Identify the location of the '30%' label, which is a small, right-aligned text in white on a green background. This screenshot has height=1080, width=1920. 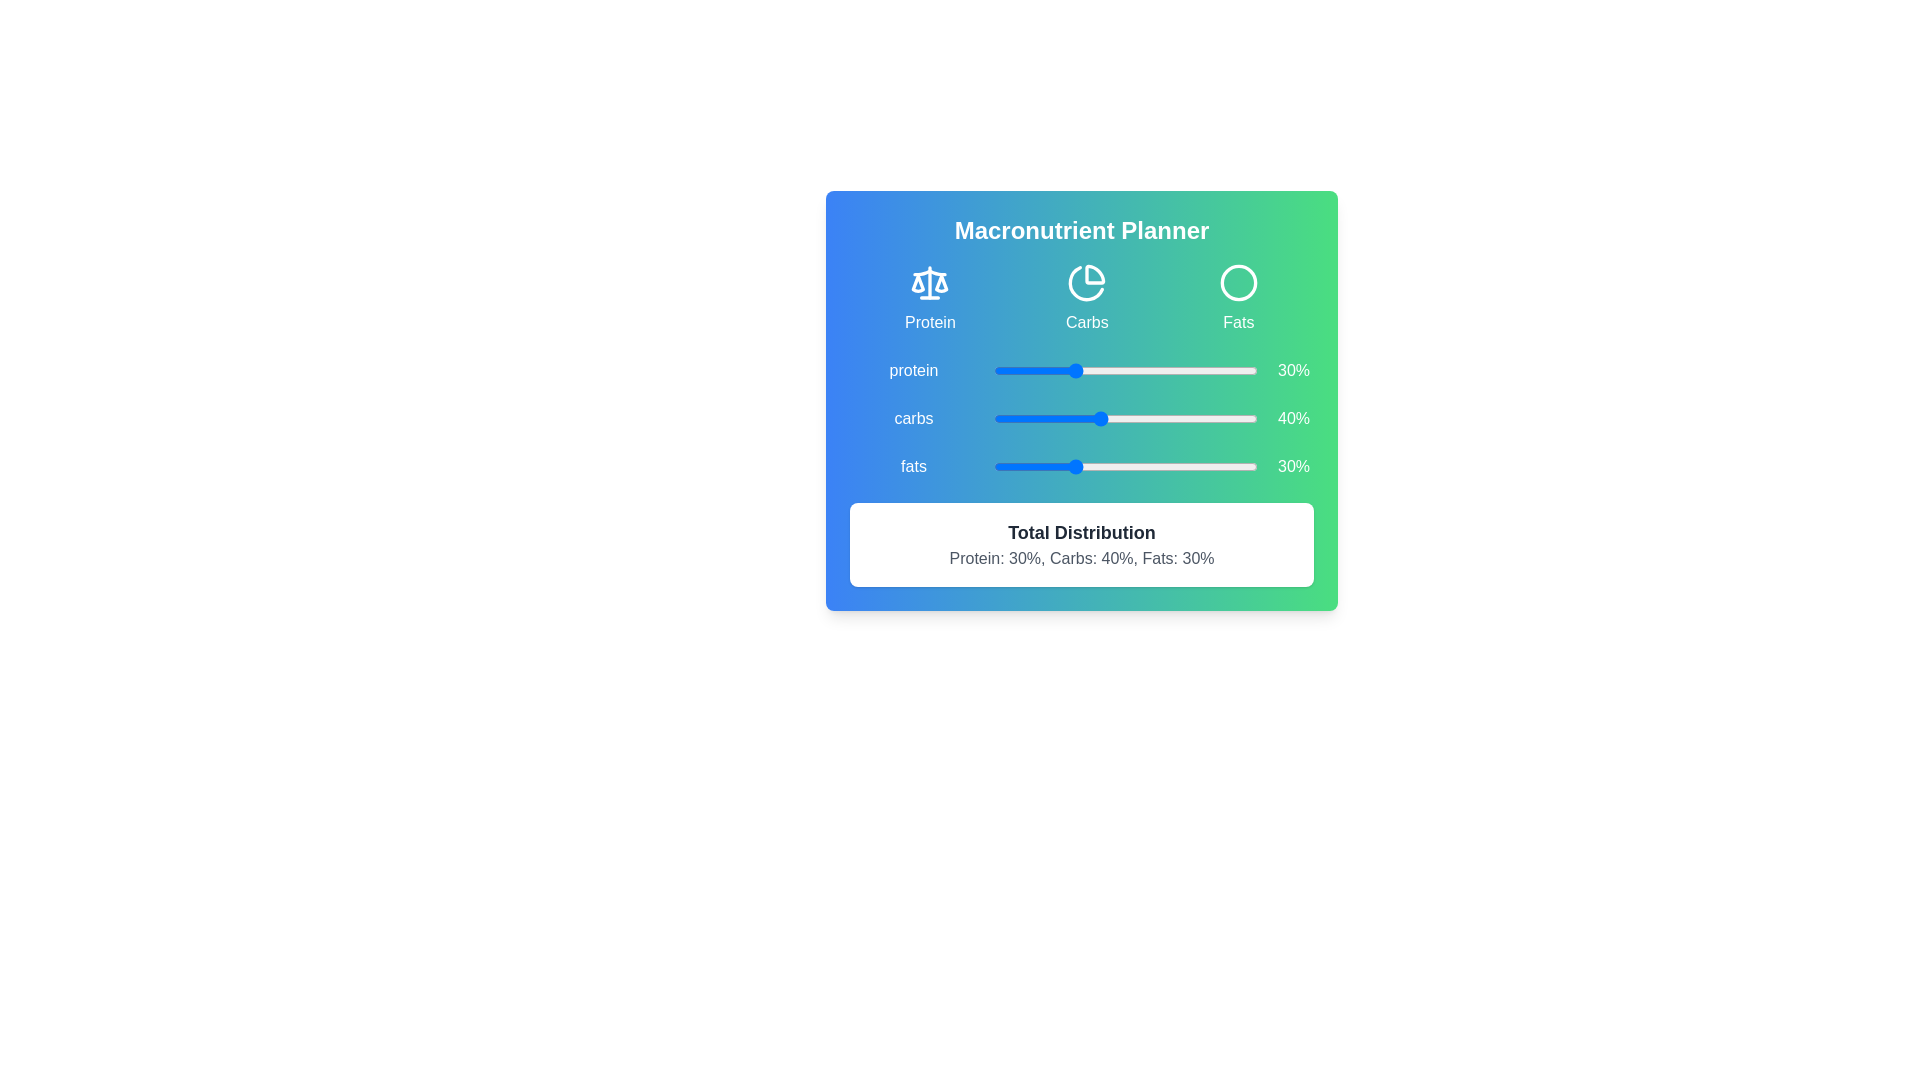
(1294, 466).